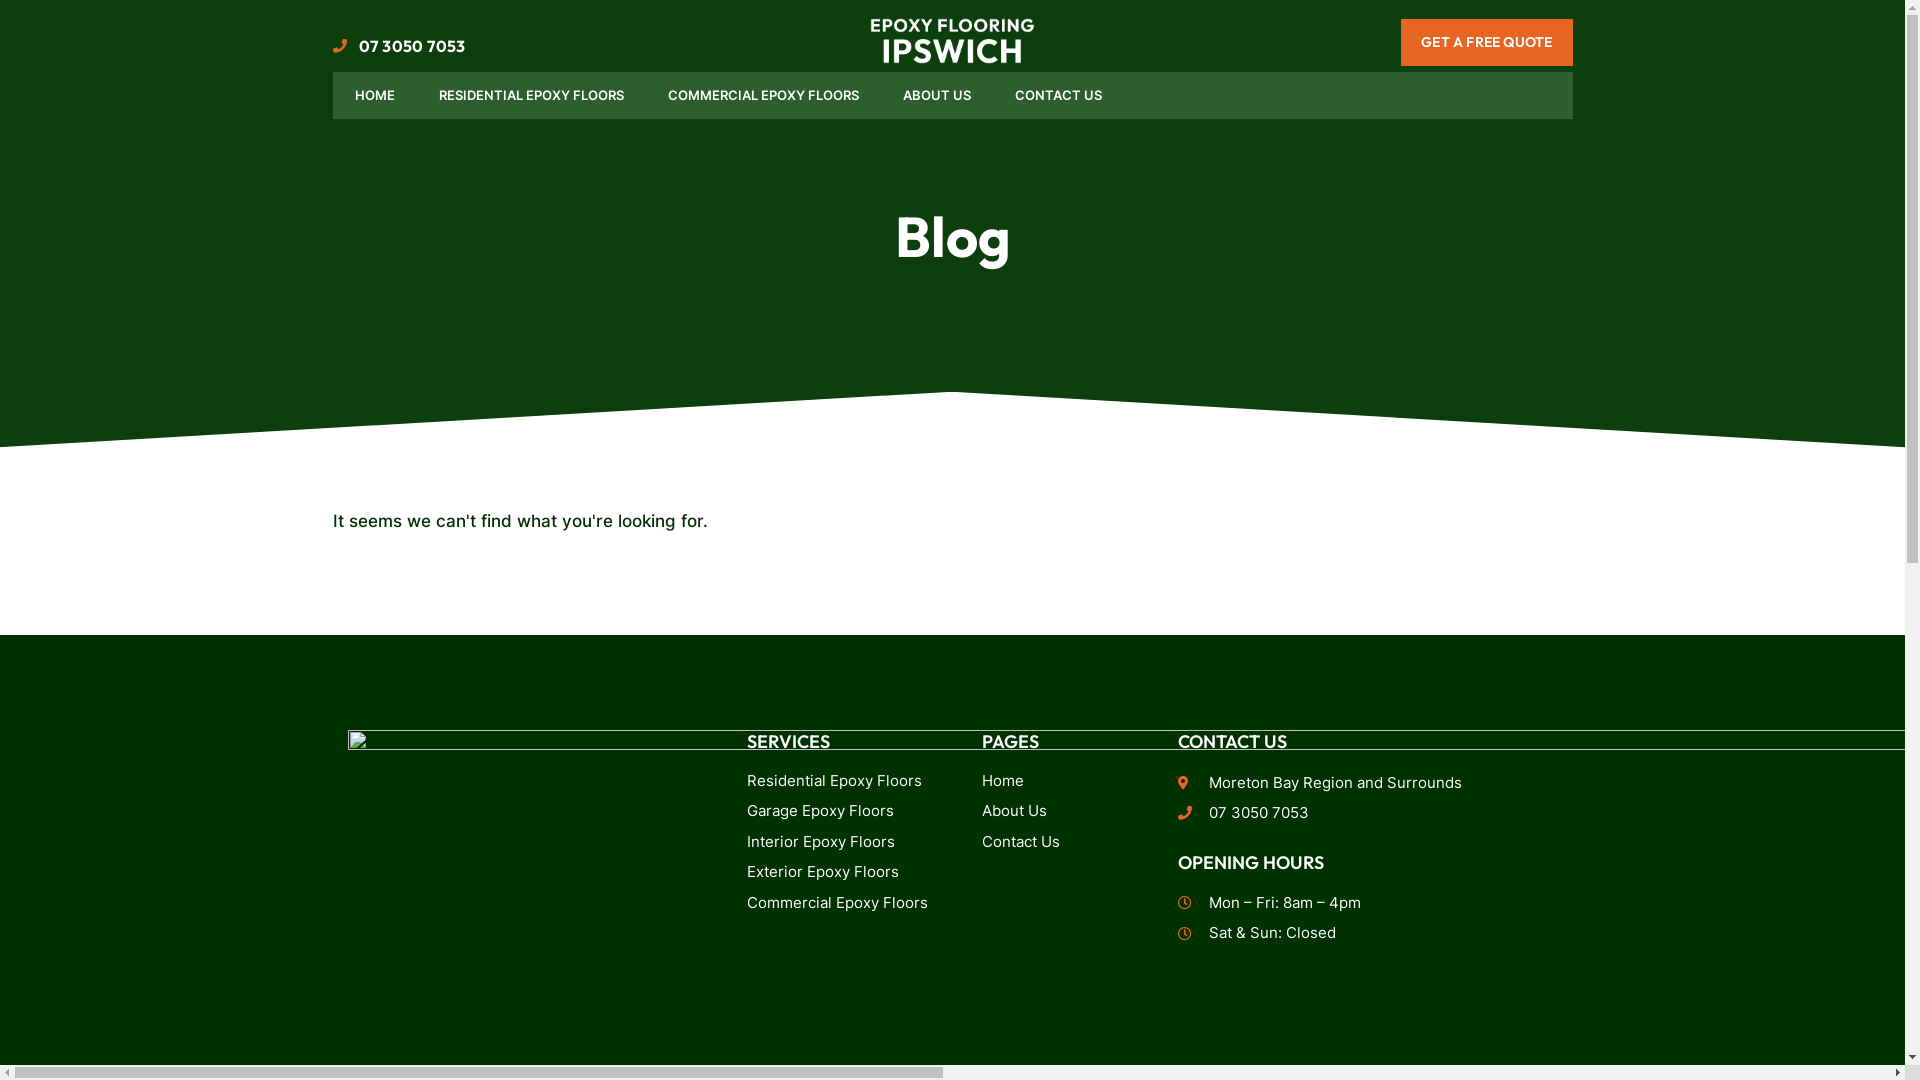 The width and height of the screenshot is (1920, 1080). I want to click on 'About Us', so click(1064, 811).